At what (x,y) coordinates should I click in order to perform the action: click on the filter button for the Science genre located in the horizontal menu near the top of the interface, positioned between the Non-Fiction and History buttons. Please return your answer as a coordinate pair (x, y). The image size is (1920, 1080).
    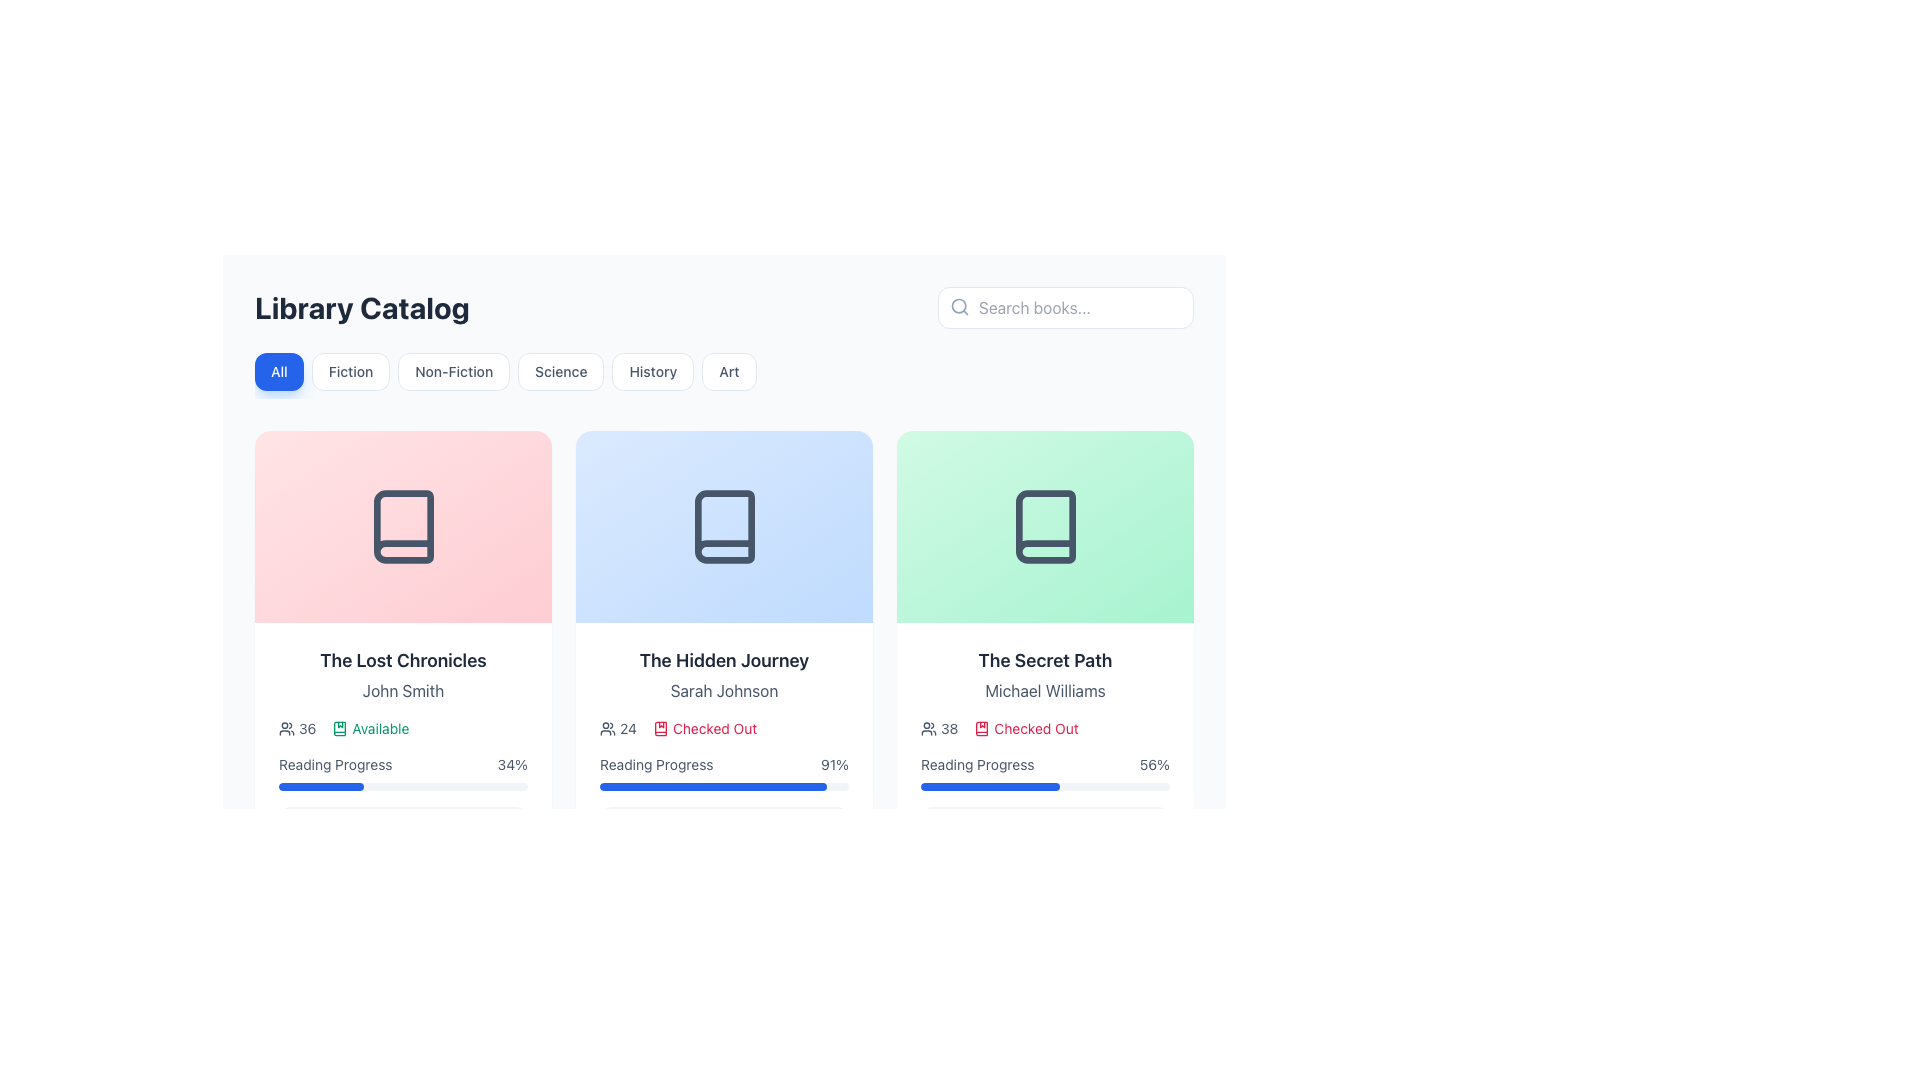
    Looking at the image, I should click on (560, 371).